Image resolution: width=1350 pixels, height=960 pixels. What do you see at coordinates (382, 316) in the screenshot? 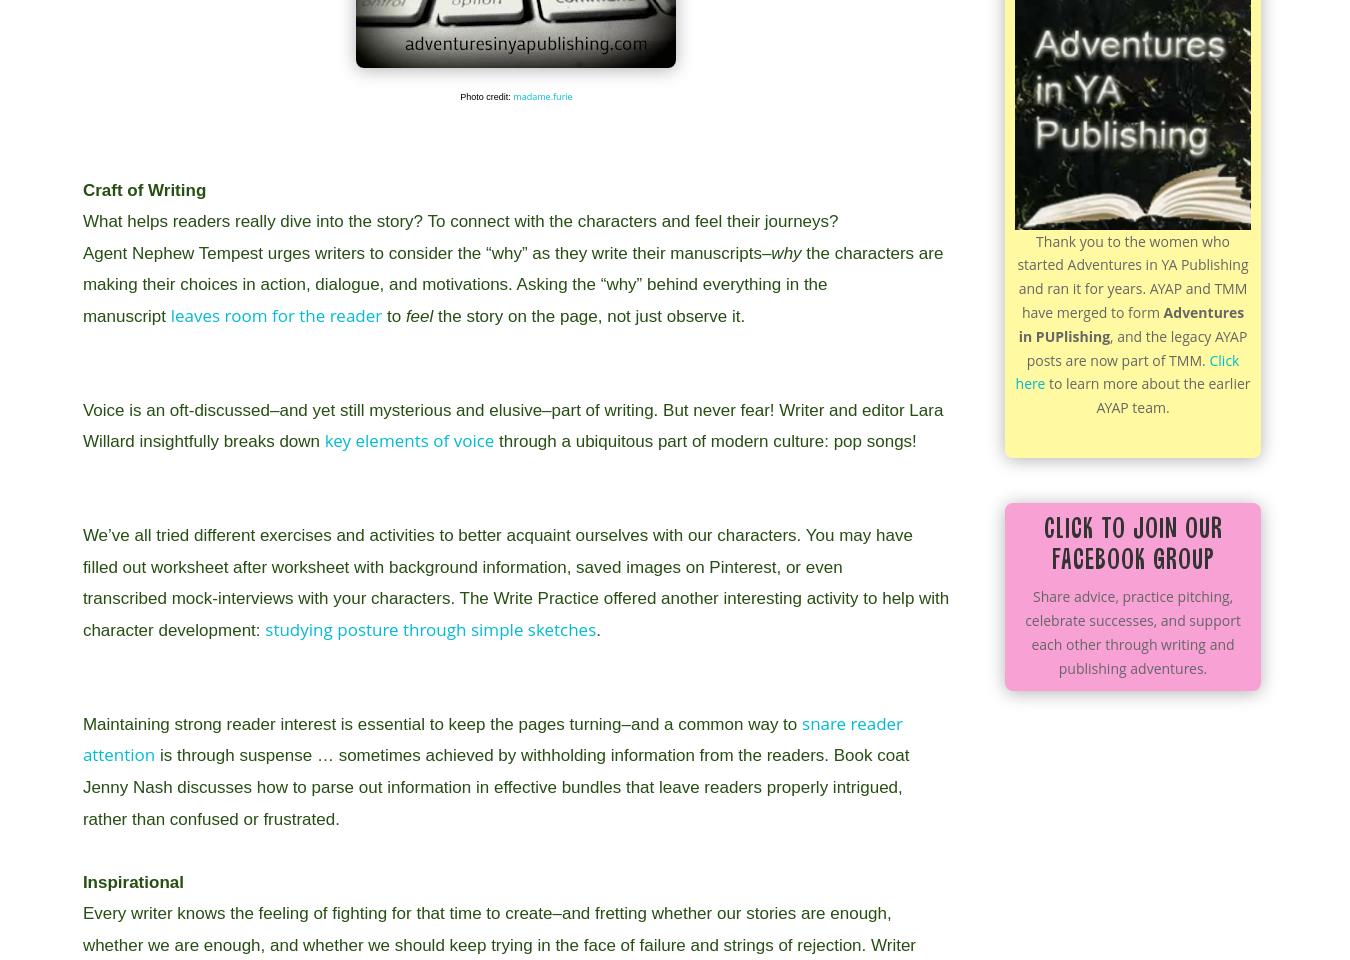
I see `'to'` at bounding box center [382, 316].